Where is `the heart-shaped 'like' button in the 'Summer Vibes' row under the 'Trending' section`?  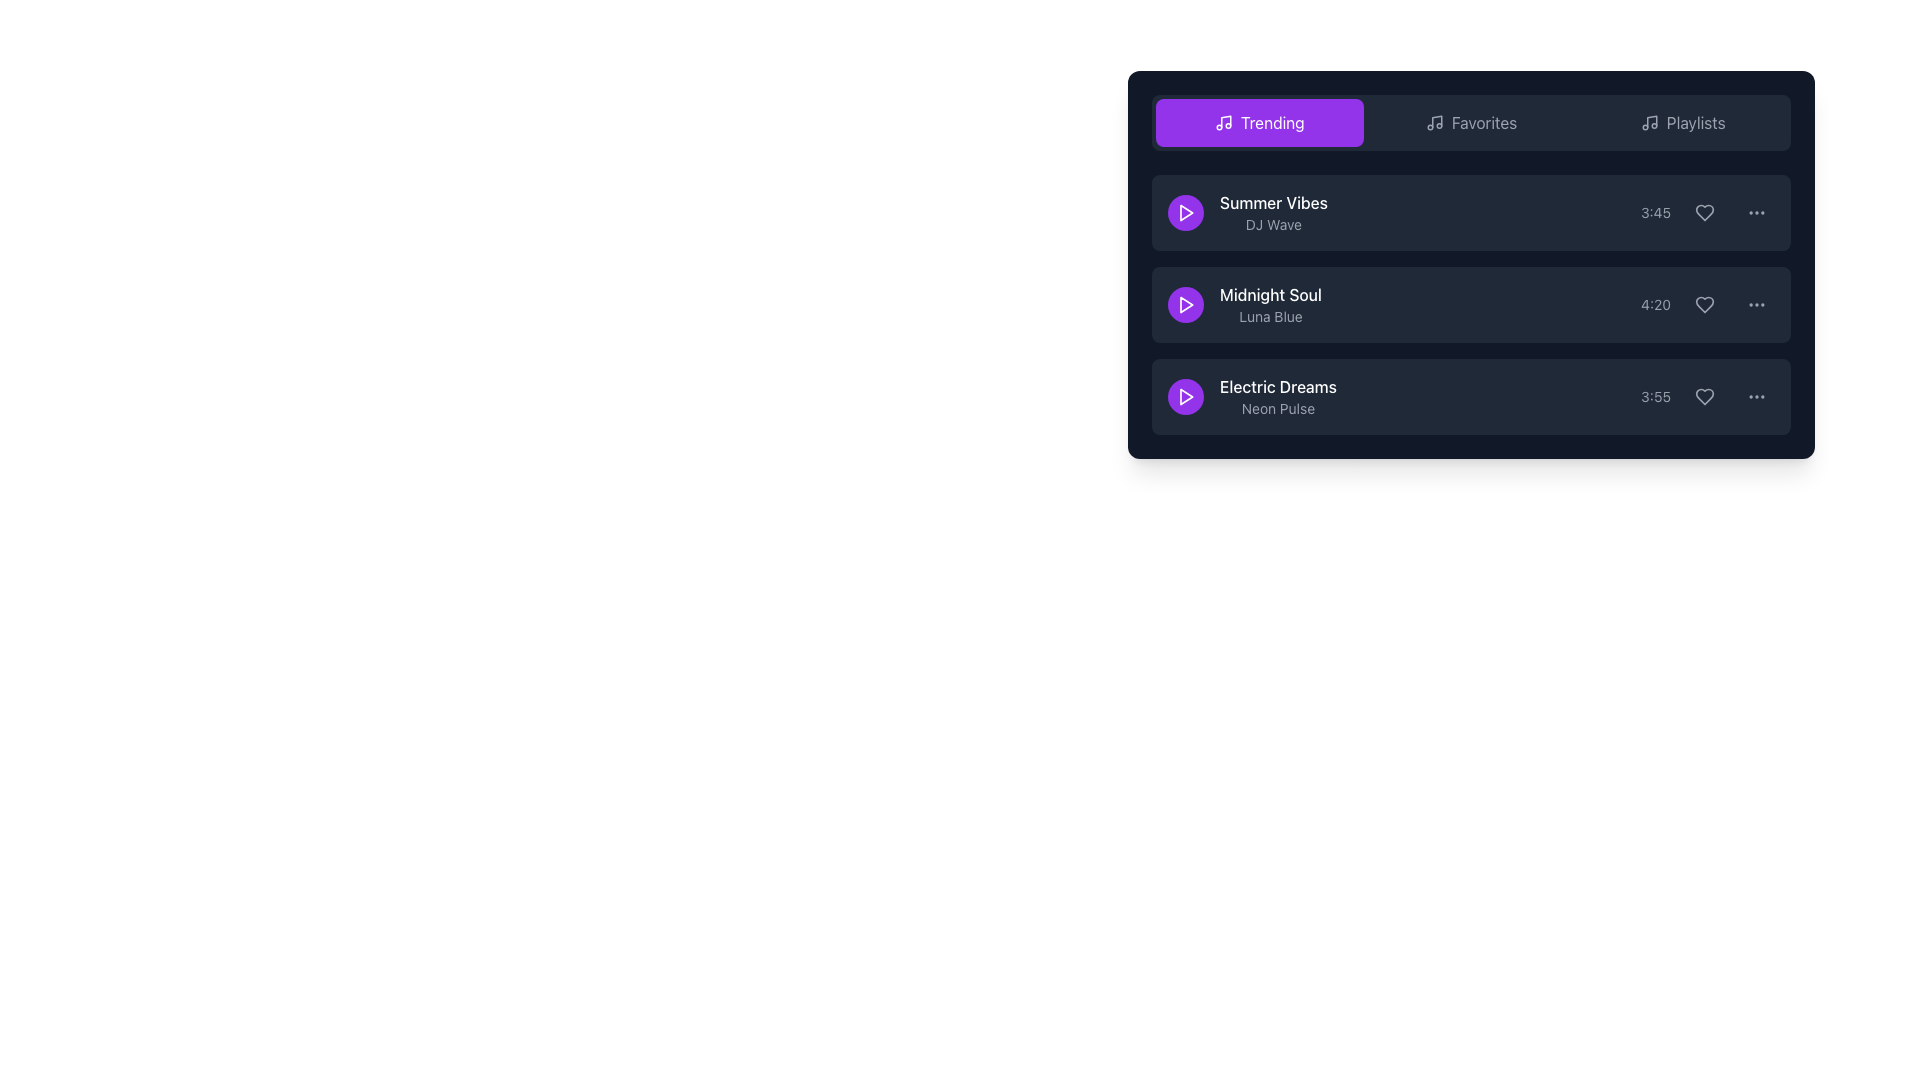
the heart-shaped 'like' button in the 'Summer Vibes' row under the 'Trending' section is located at coordinates (1703, 212).